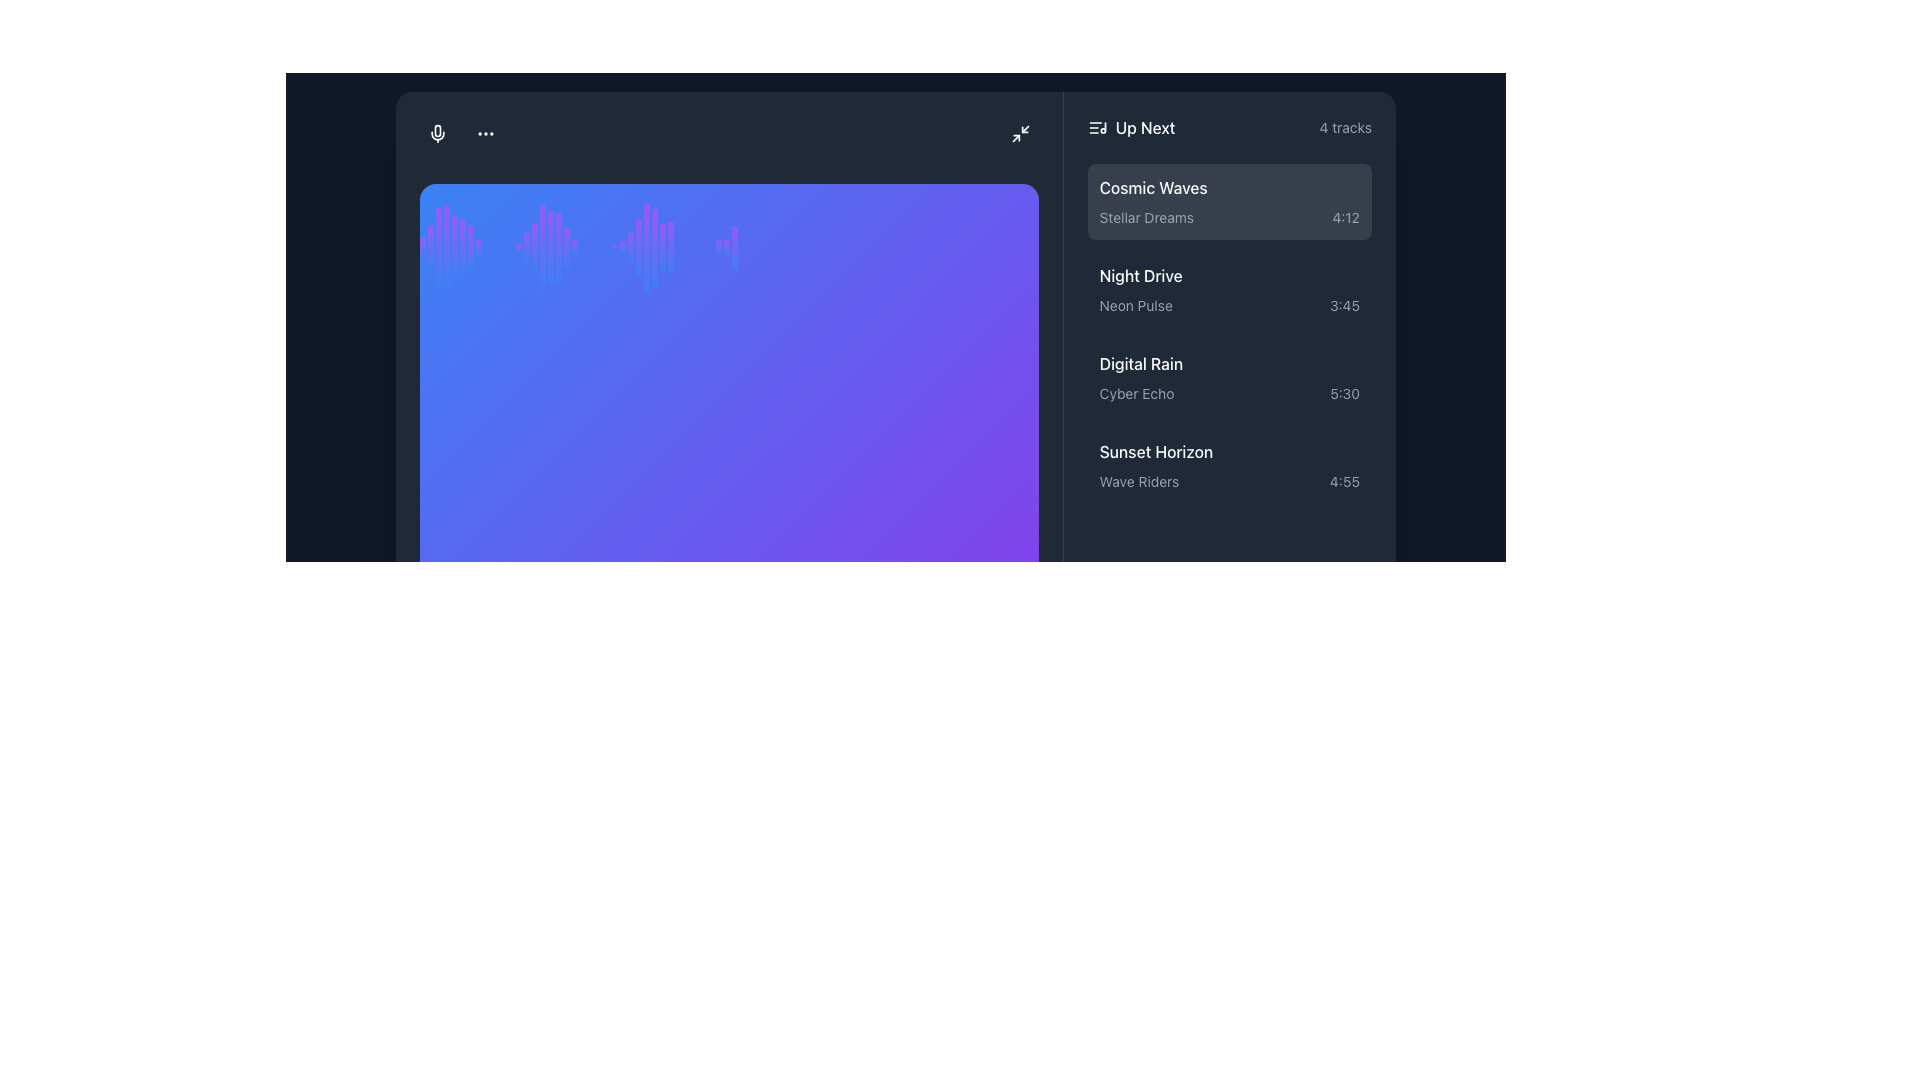  Describe the element at coordinates (527, 245) in the screenshot. I see `the 15th vertical bar in the graphical visualization segment, which has a gradient color transitioning from blue at the bottom to purple at the top` at that location.